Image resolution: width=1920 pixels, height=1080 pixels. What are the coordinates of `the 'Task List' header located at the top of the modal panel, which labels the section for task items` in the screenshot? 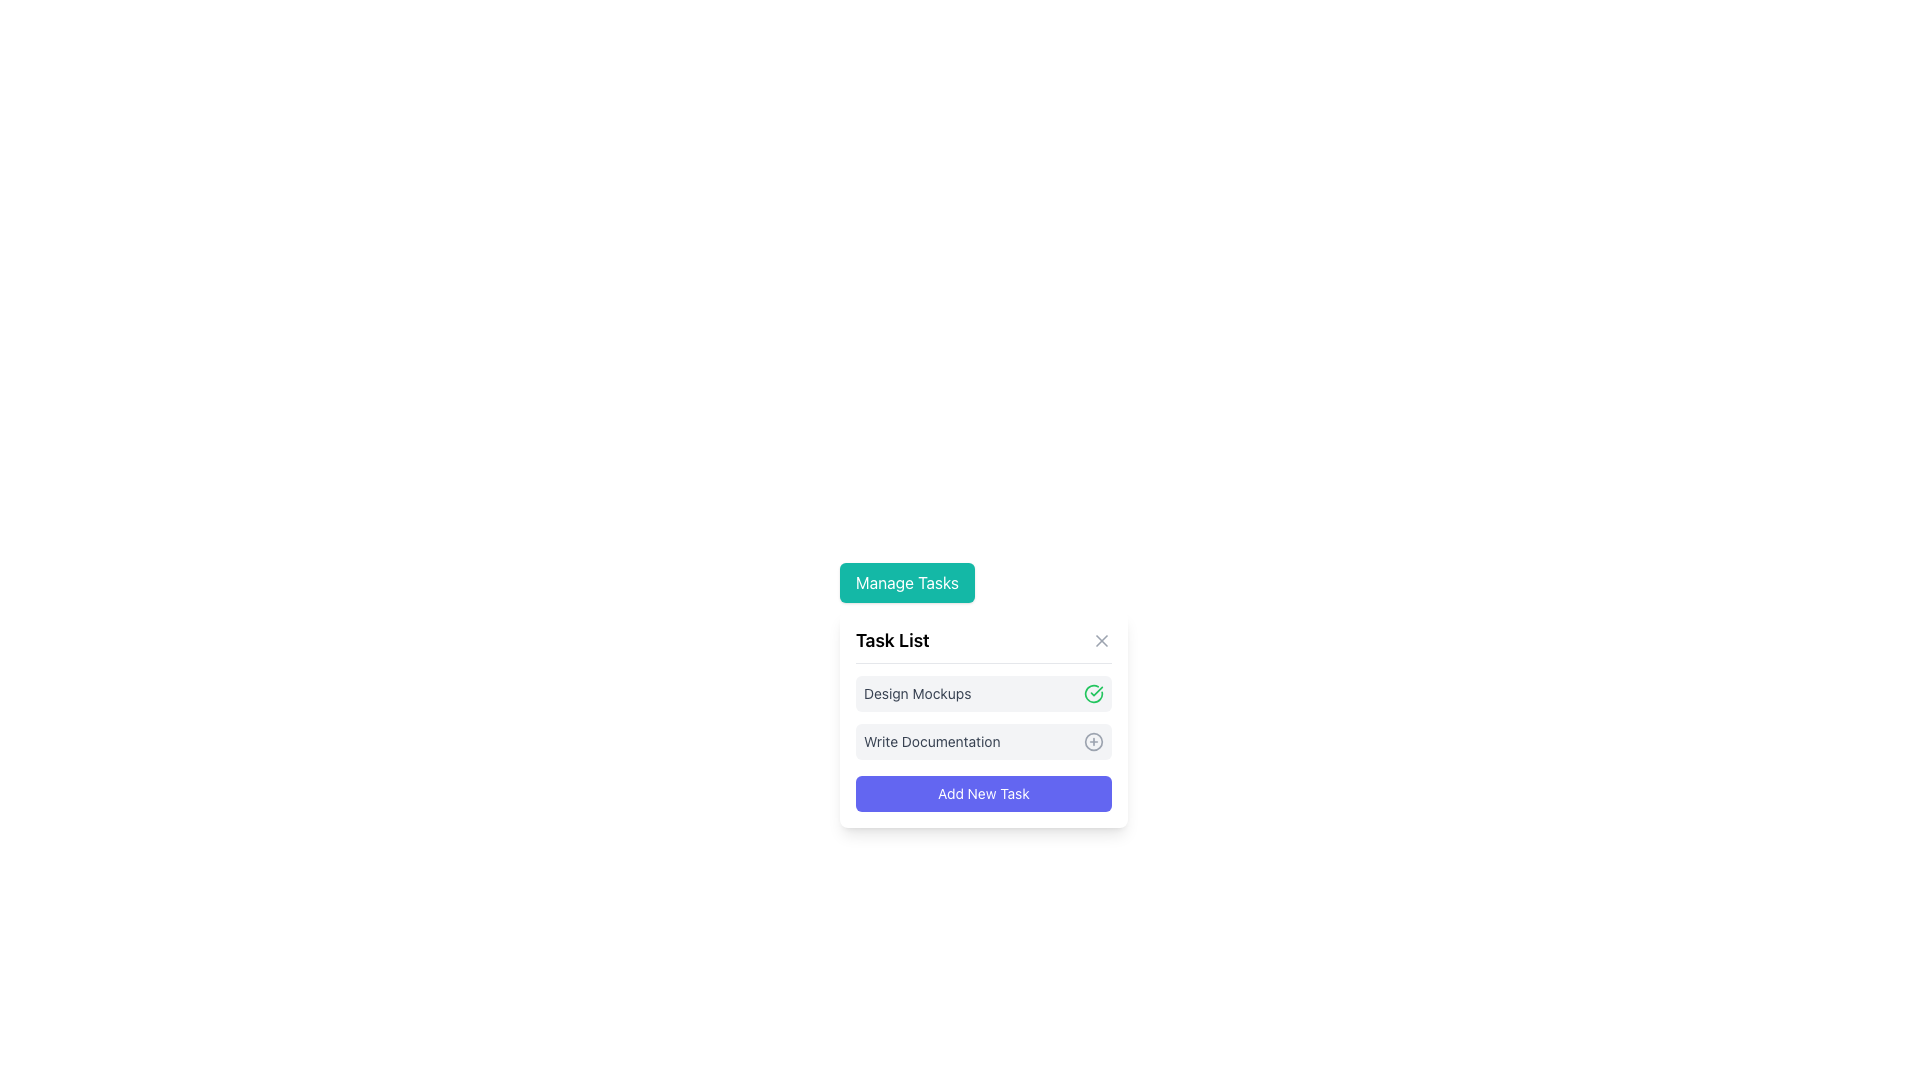 It's located at (891, 640).